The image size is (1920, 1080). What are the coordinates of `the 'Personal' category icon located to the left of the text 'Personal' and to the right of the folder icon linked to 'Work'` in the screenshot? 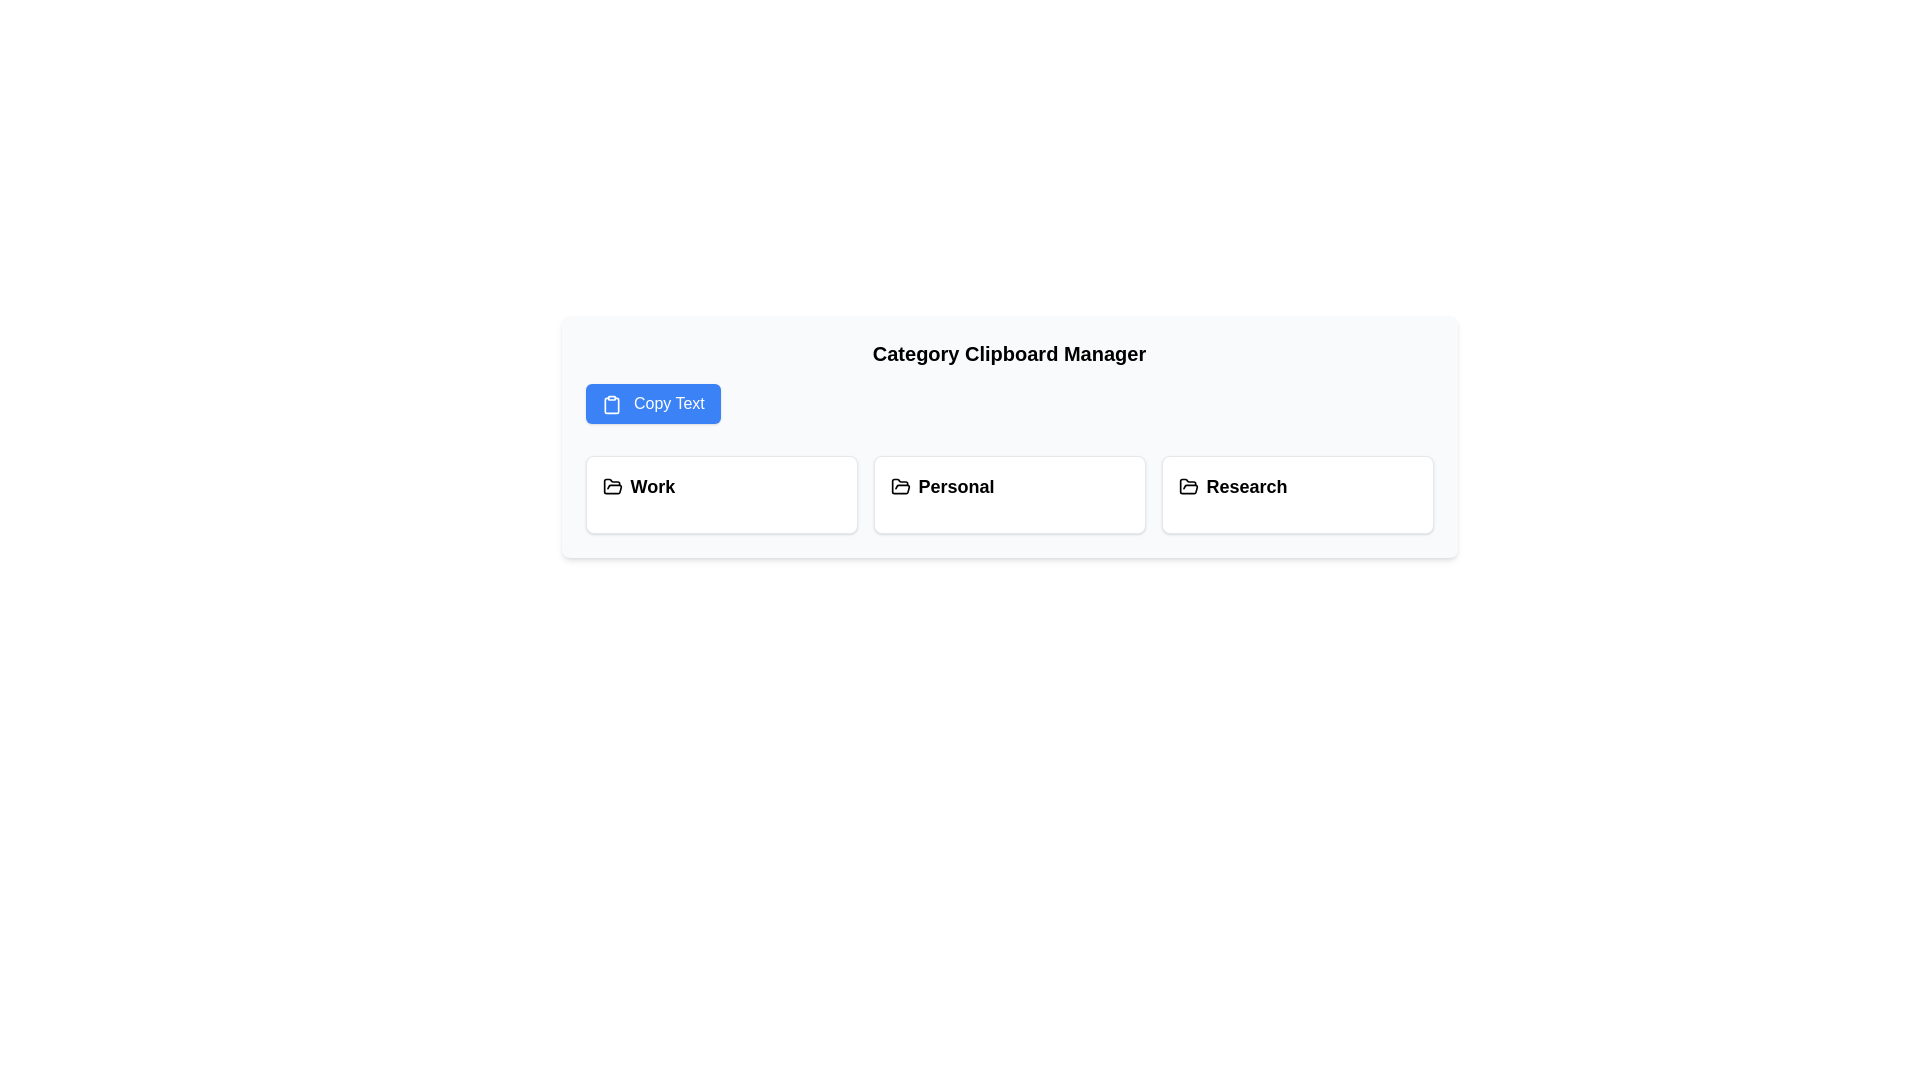 It's located at (899, 486).